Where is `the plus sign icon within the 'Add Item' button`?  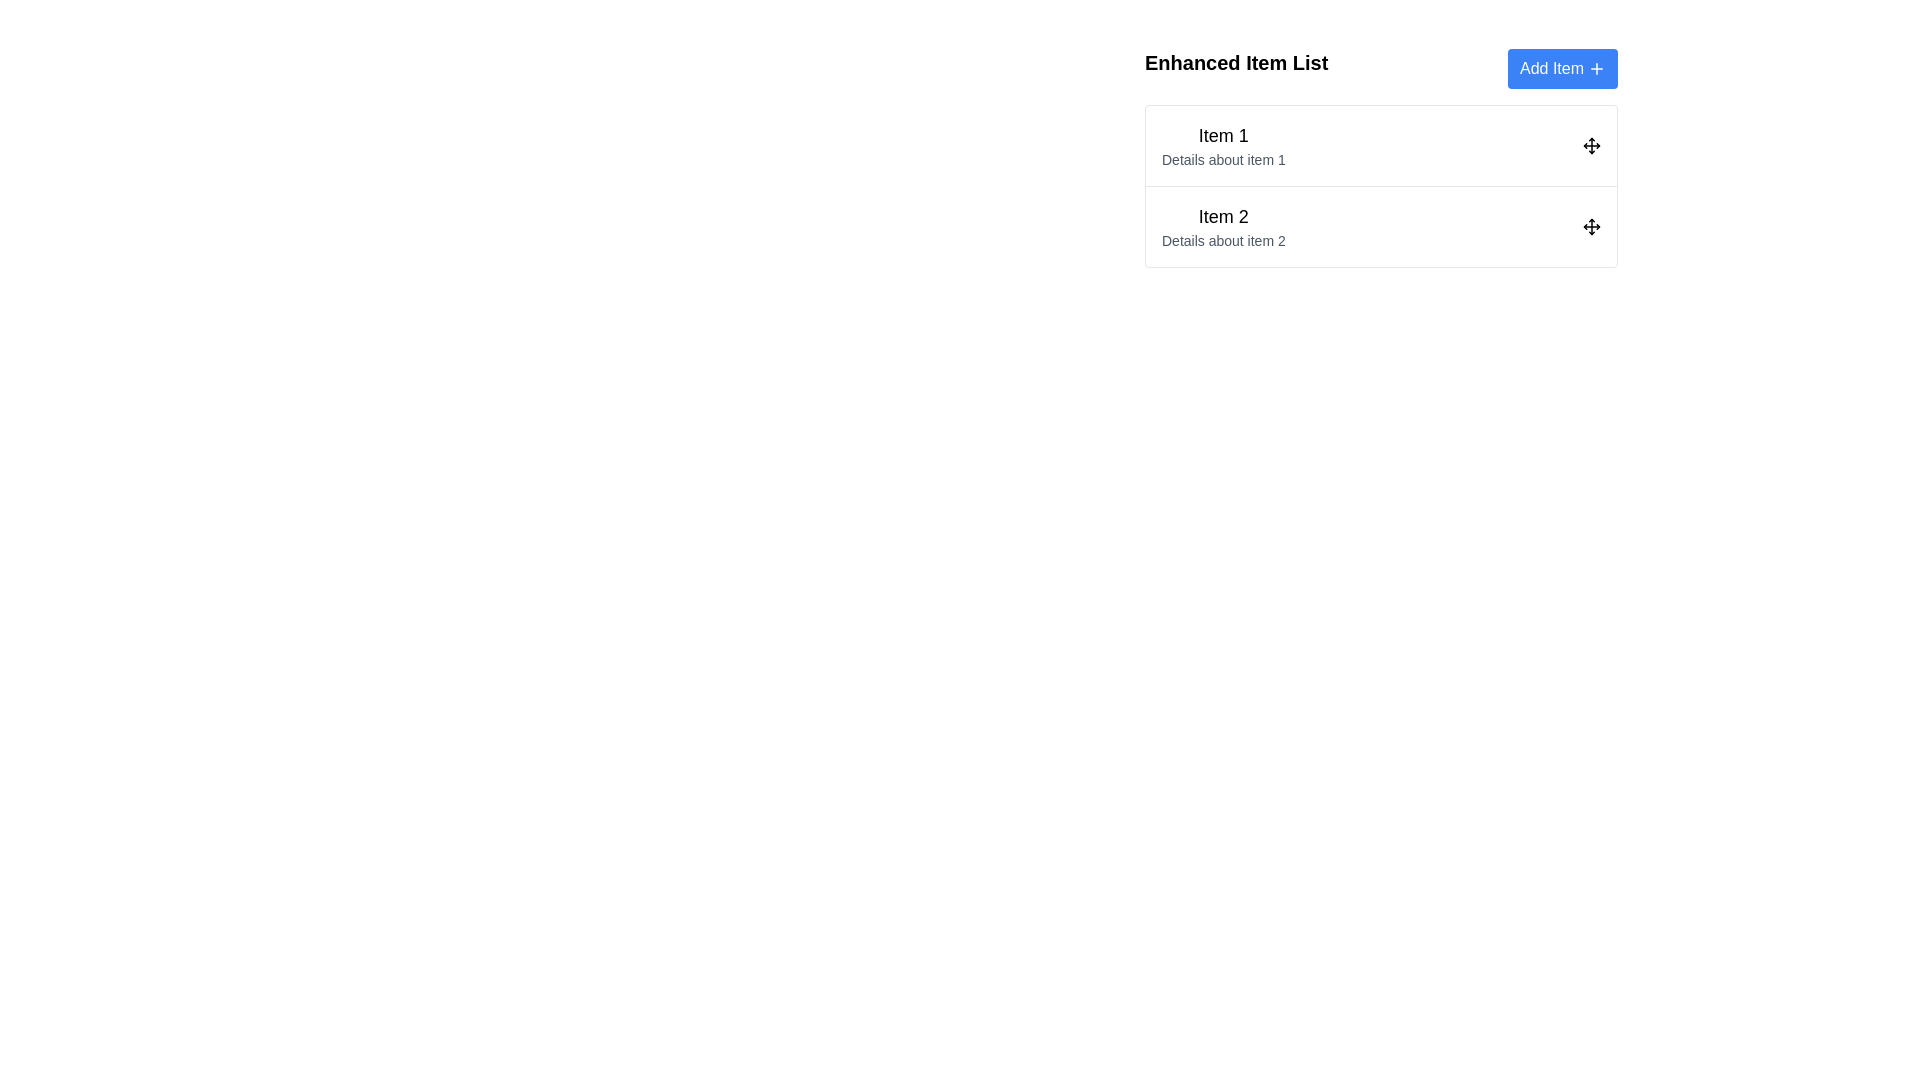
the plus sign icon within the 'Add Item' button is located at coordinates (1596, 68).